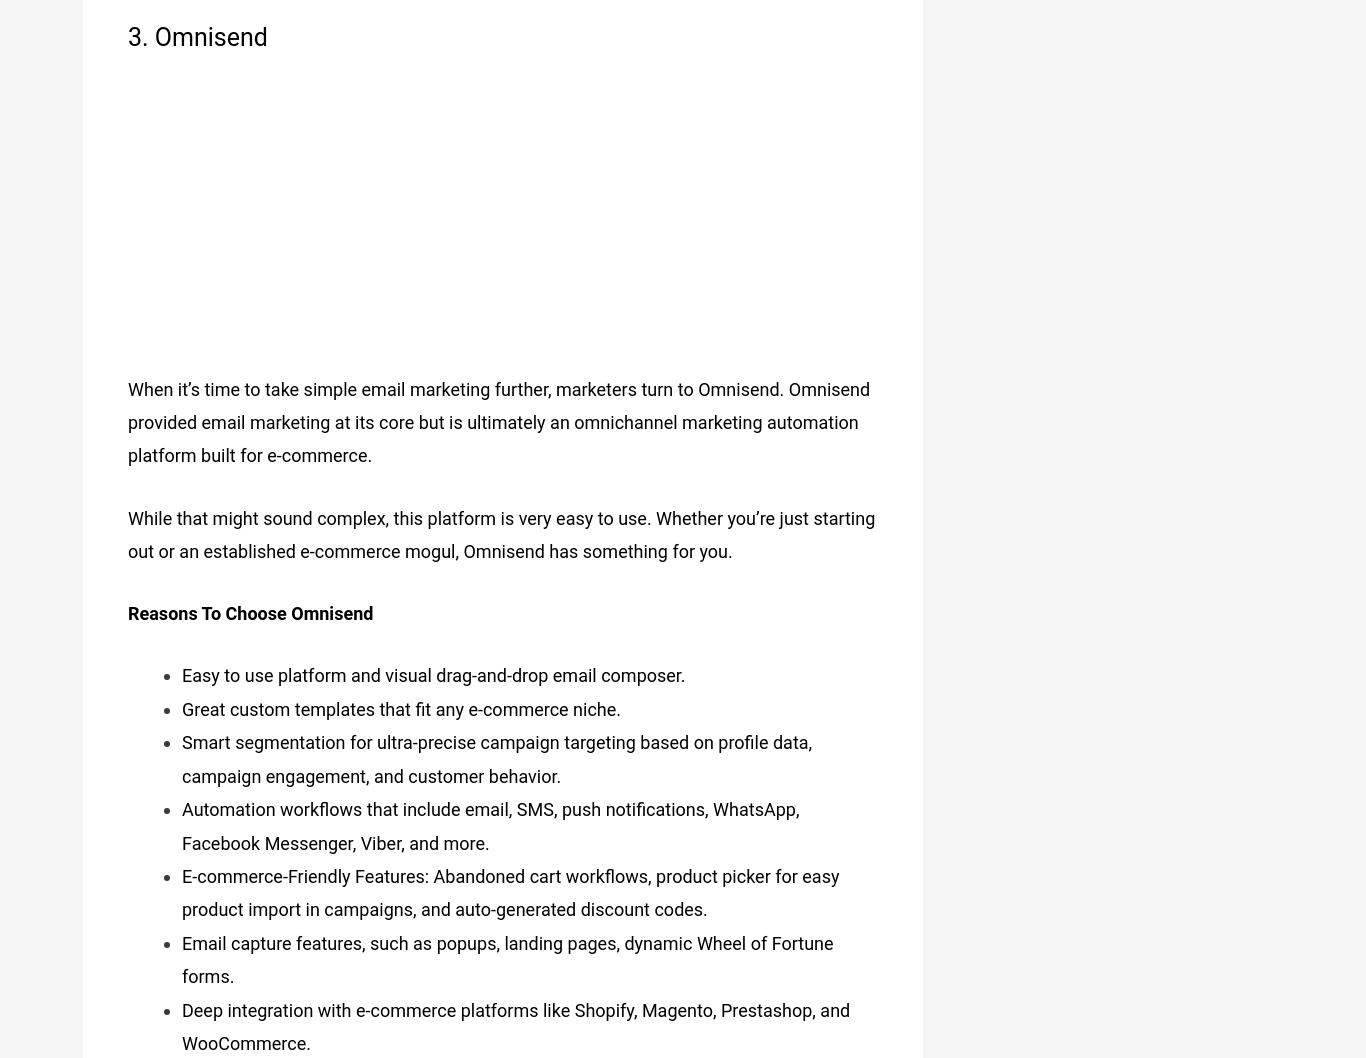 The height and width of the screenshot is (1058, 1366). What do you see at coordinates (510, 885) in the screenshot?
I see `'E-commerce-Friendly Features: Abandoned cart workflows, product picker for easy product import in campaigns, and auto-generated discount codes.'` at bounding box center [510, 885].